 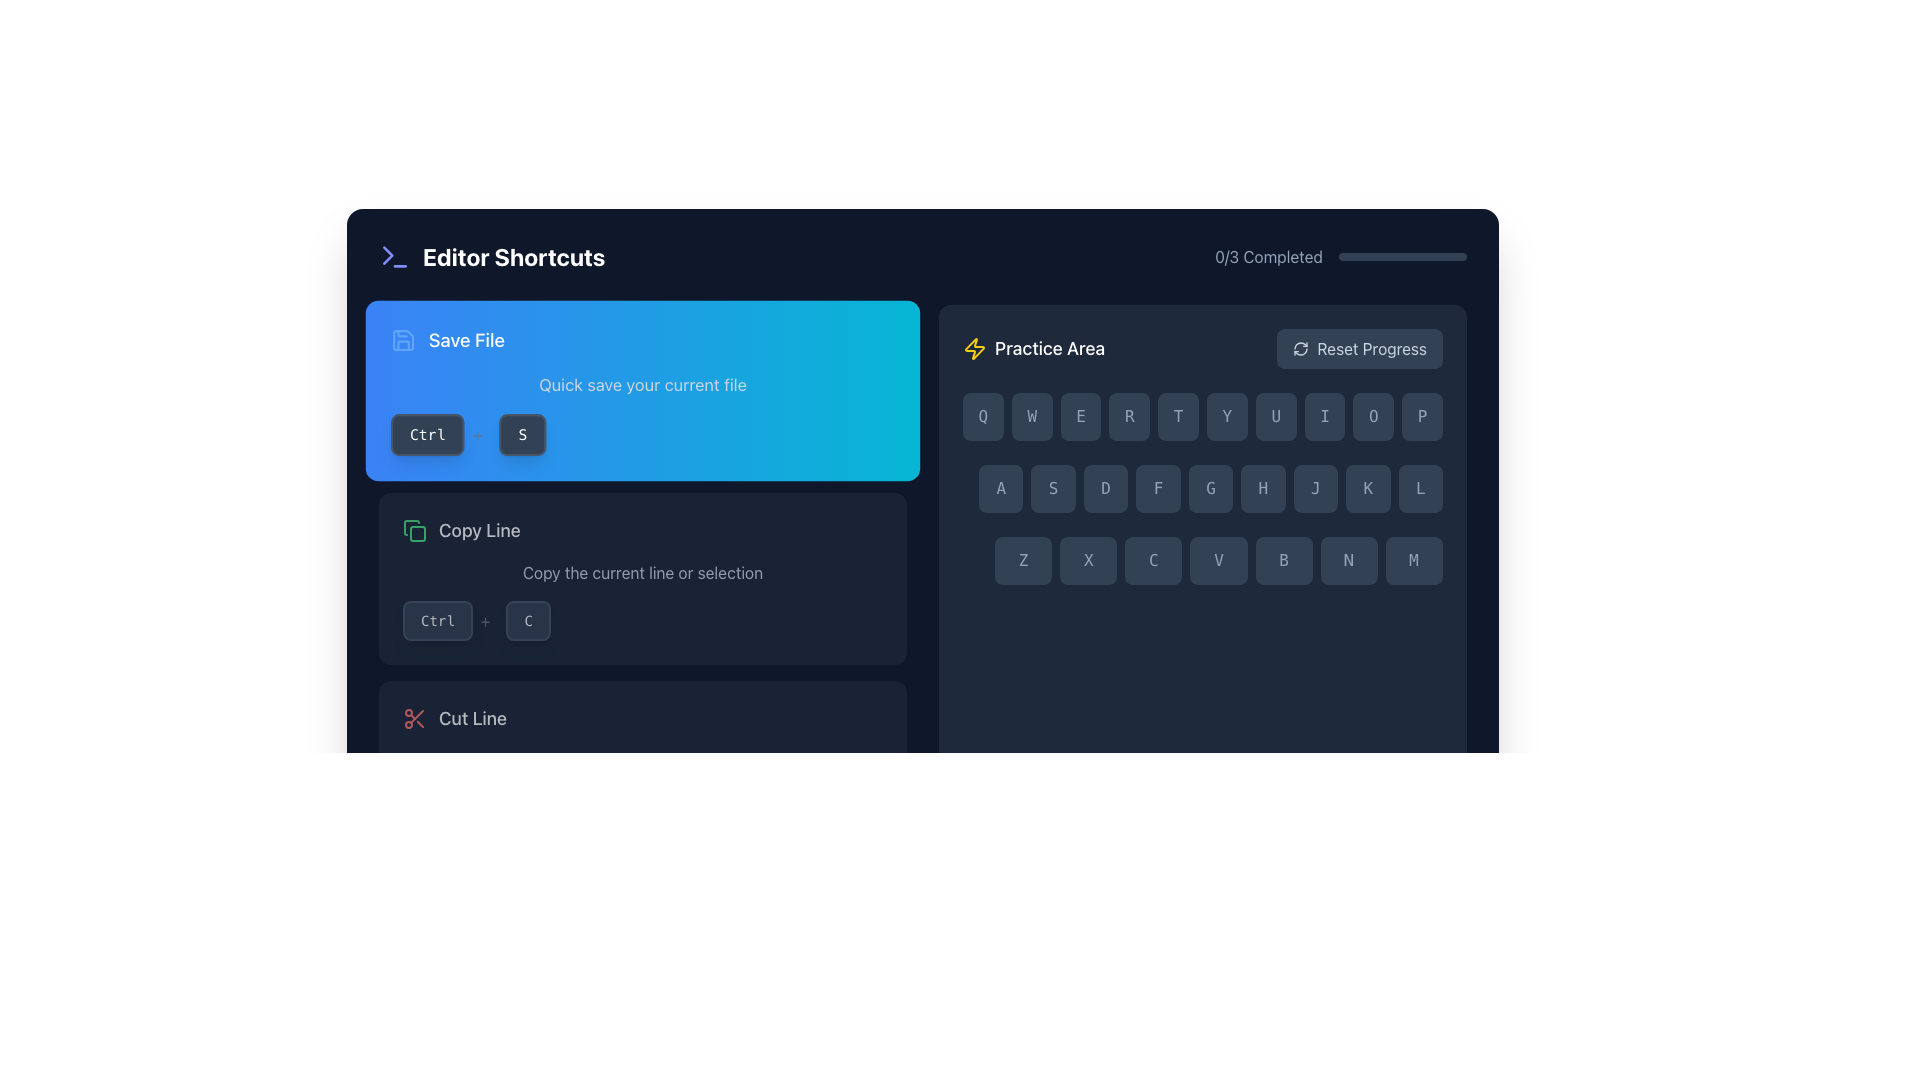 What do you see at coordinates (1079, 415) in the screenshot?
I see `the rounded rectangular button with a dark slate background and light gray text displaying the letter 'E', which is the third button from the left in the QWERTYUIOP keyboard layout` at bounding box center [1079, 415].